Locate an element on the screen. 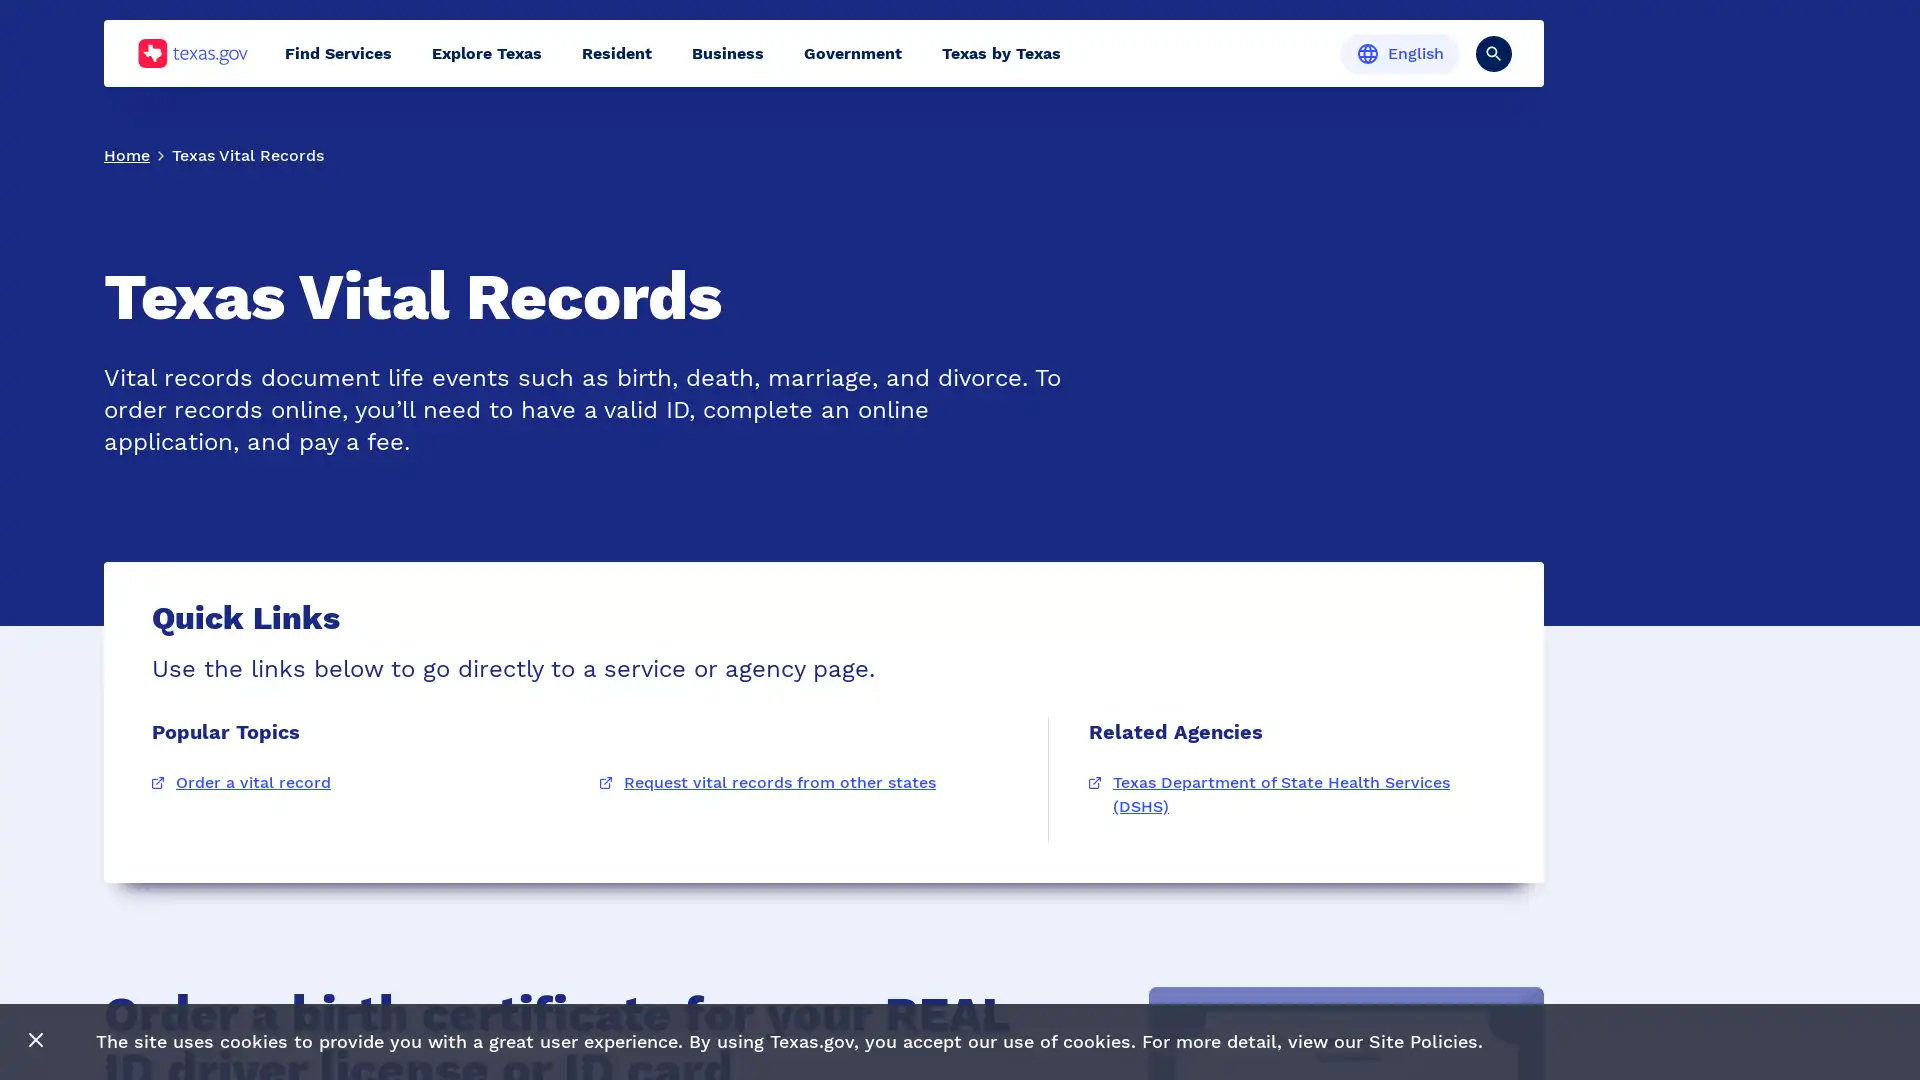 This screenshot has width=1920, height=1080. Business is located at coordinates (727, 52).